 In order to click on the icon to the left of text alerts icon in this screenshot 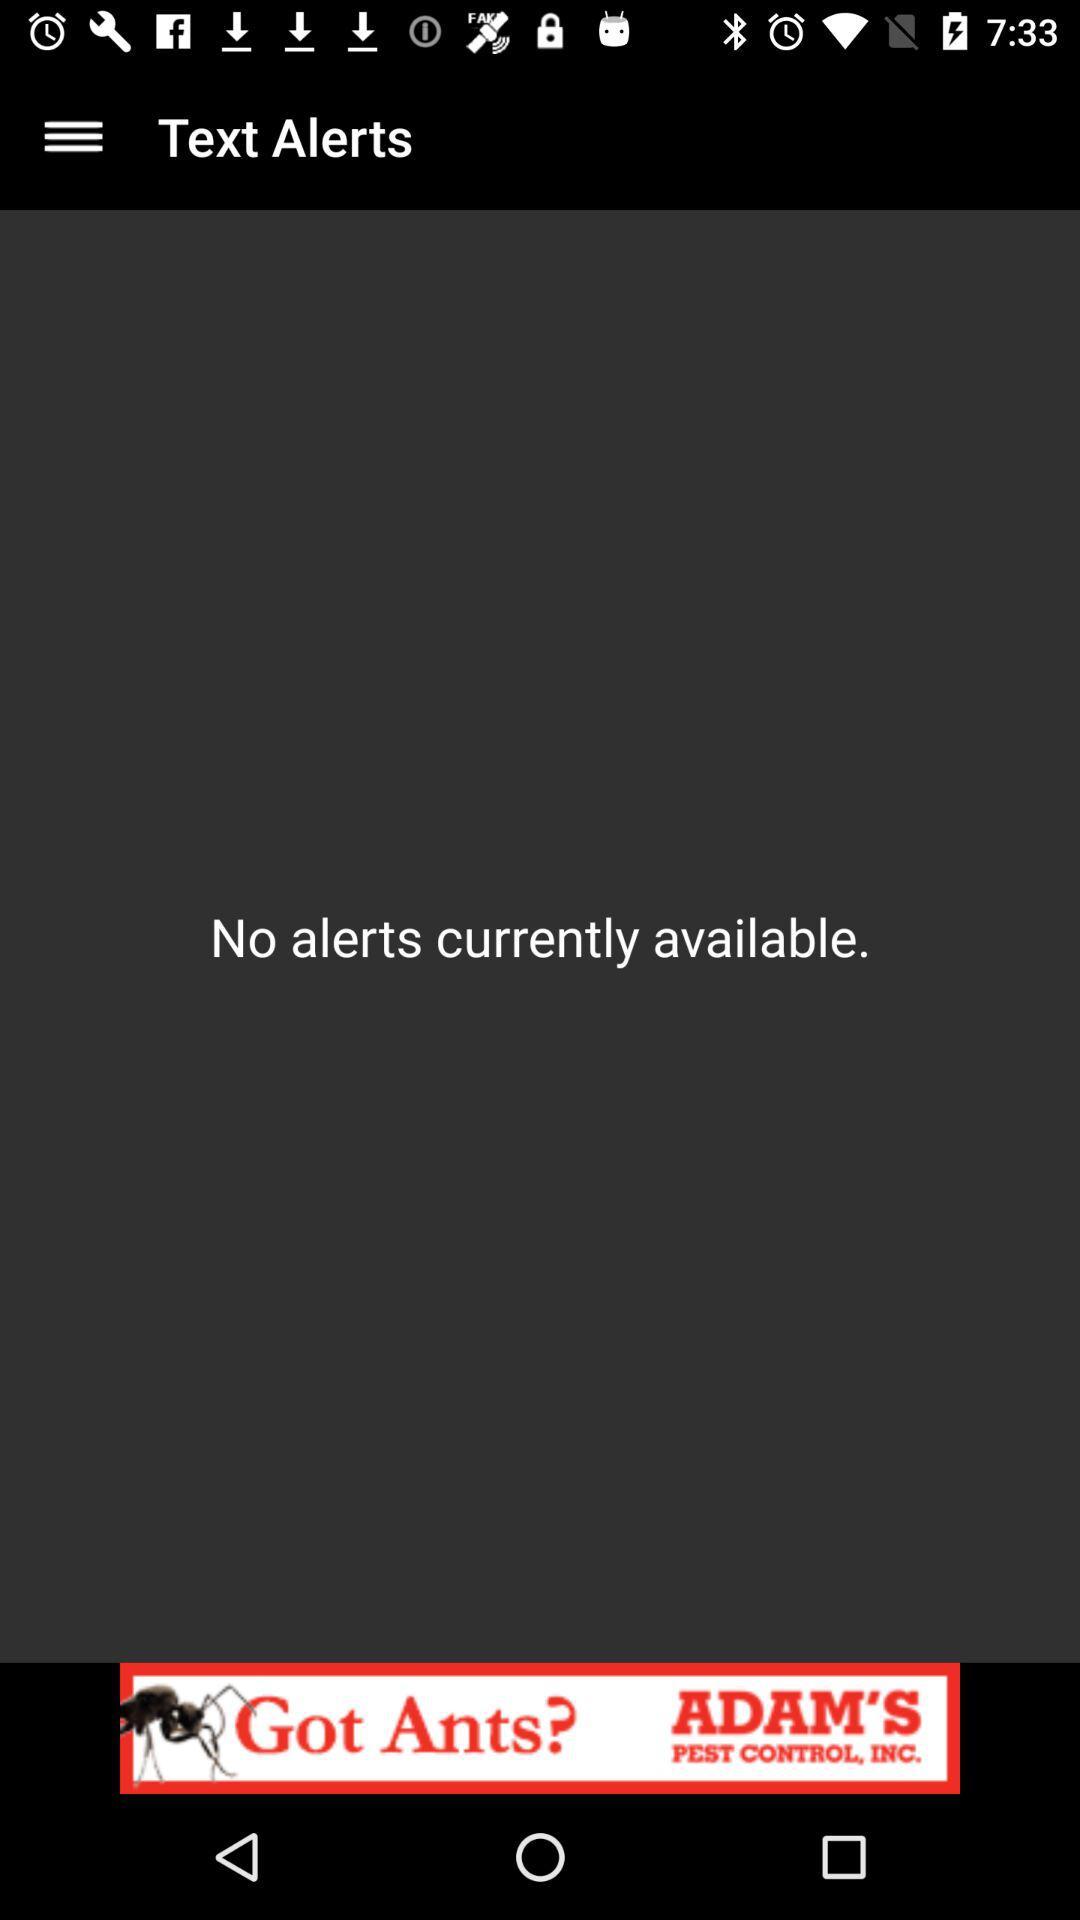, I will do `click(72, 135)`.